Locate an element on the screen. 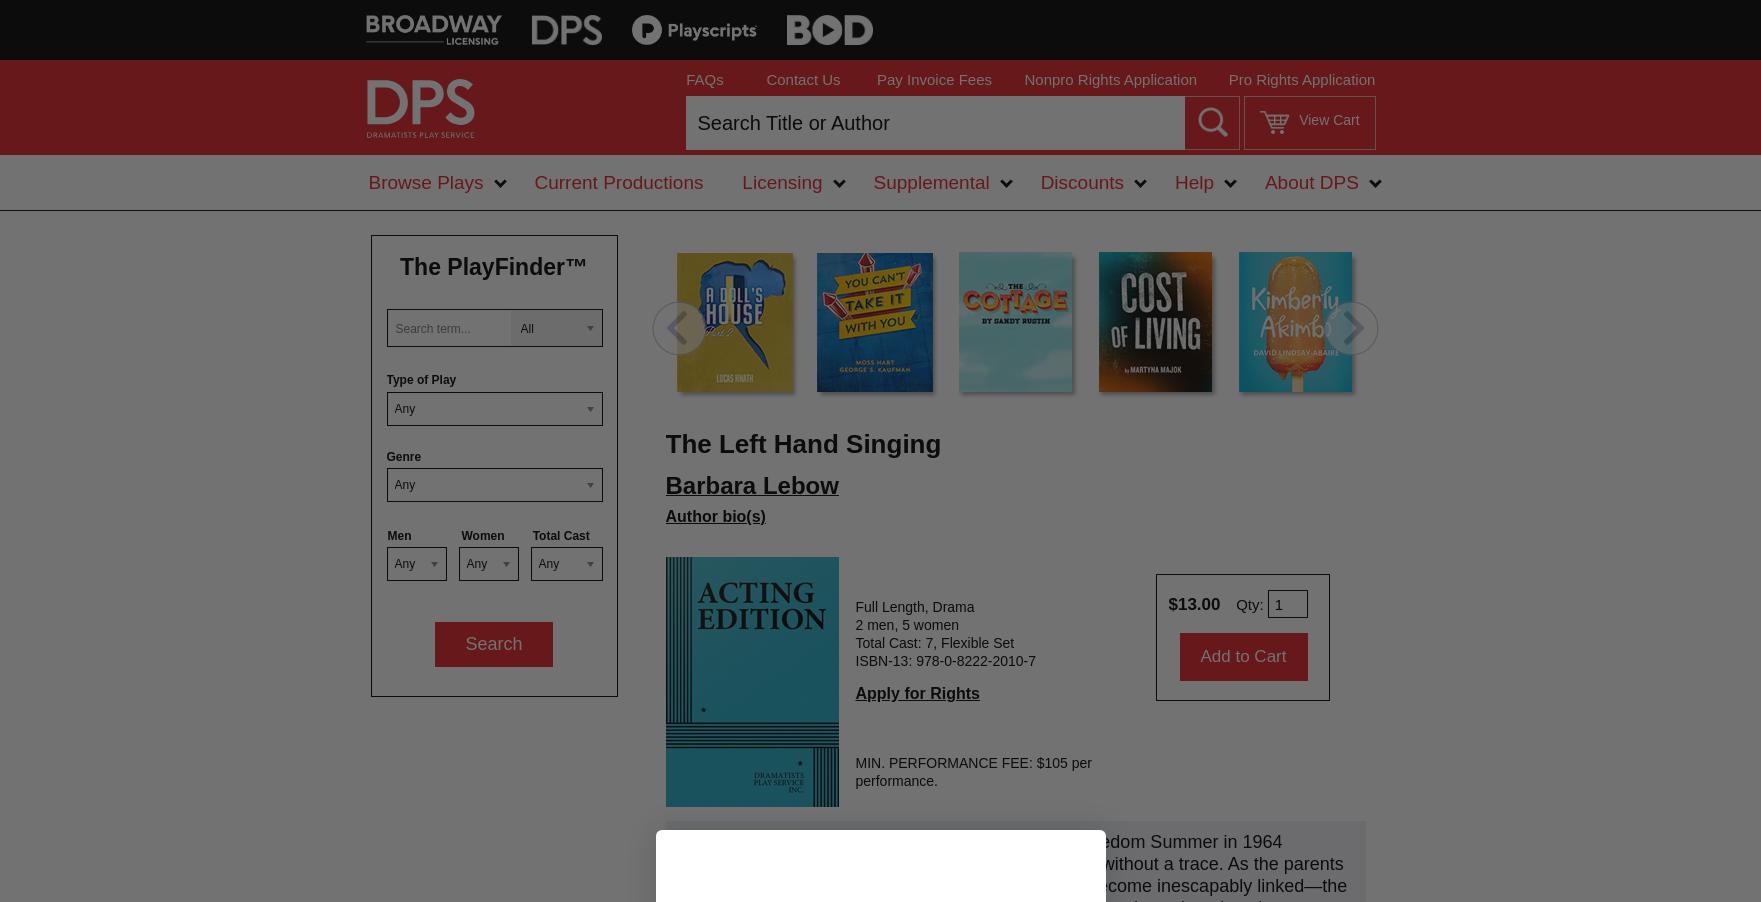 This screenshot has width=1761, height=902. 'MIN. PERFORMANCE FEE: $105 per performance.' is located at coordinates (972, 771).